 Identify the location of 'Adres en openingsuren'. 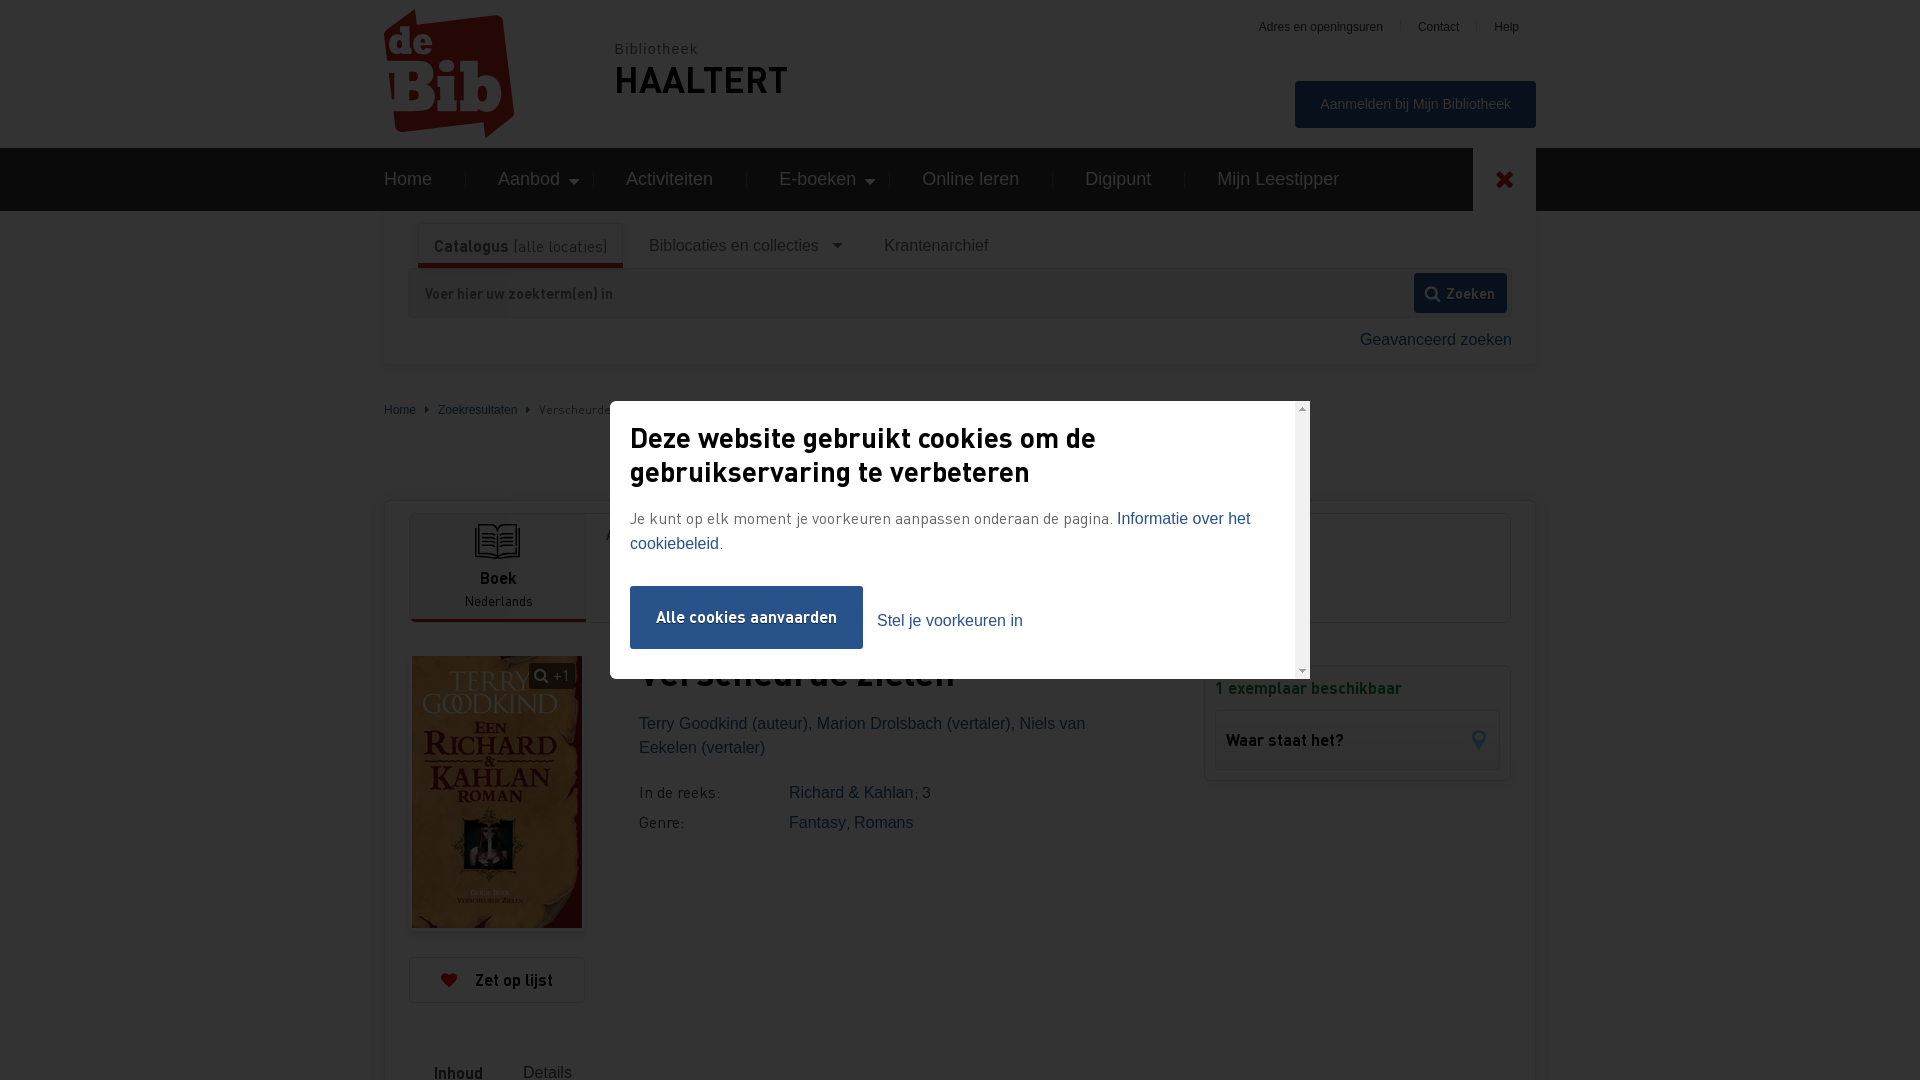
(1320, 27).